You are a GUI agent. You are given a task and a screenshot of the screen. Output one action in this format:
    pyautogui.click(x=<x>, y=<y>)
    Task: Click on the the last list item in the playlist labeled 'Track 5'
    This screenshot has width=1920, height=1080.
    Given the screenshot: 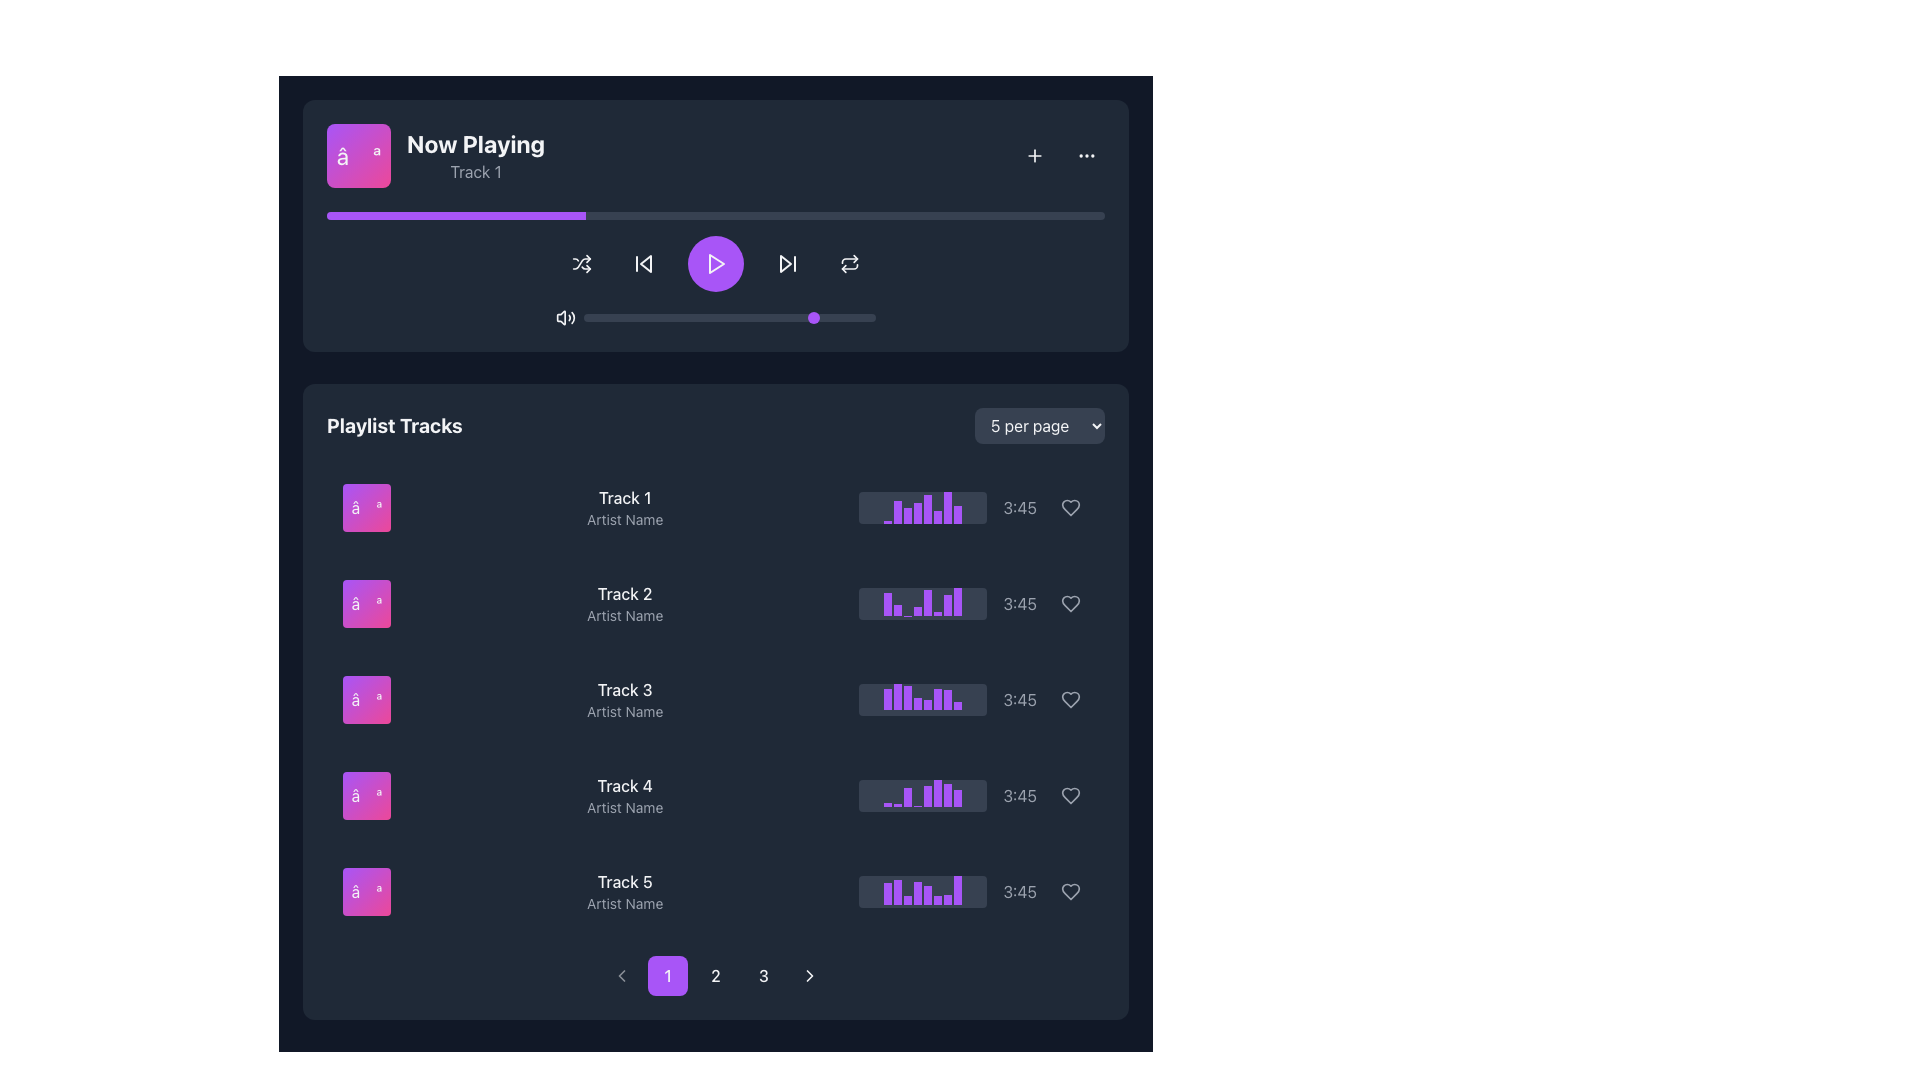 What is the action you would take?
    pyautogui.click(x=715, y=890)
    